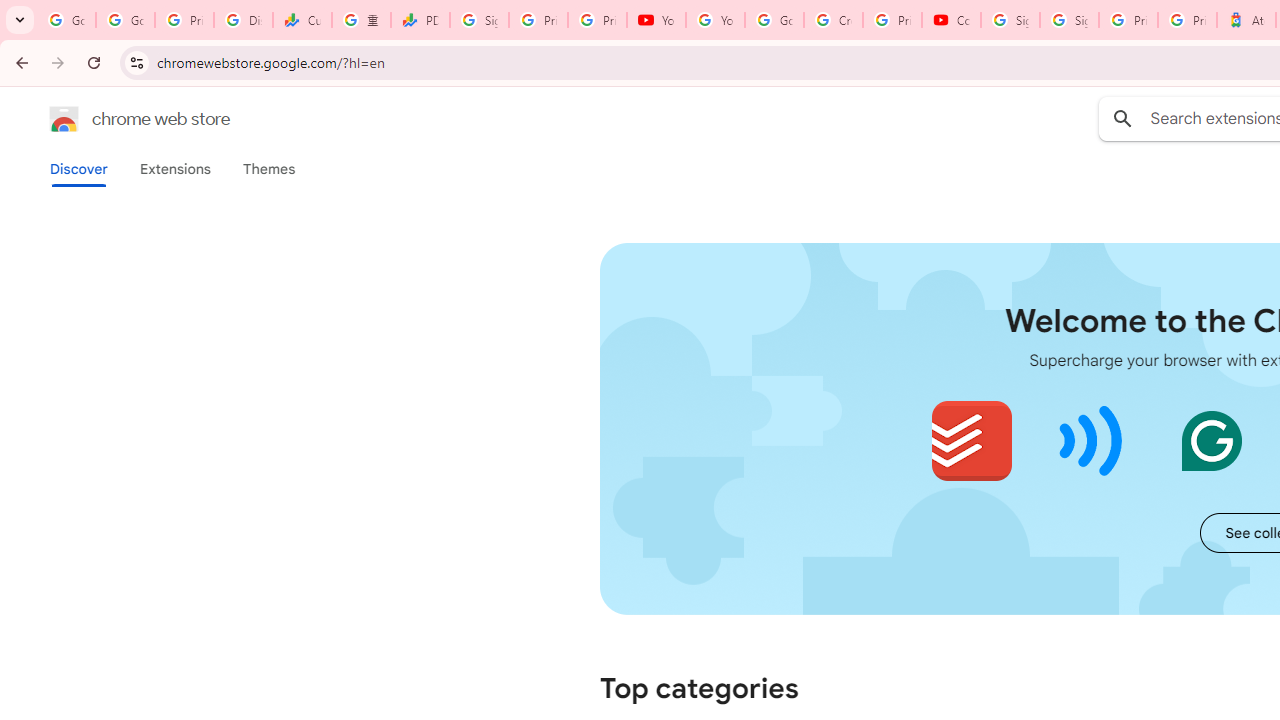 Image resolution: width=1280 pixels, height=720 pixels. What do you see at coordinates (971, 440) in the screenshot?
I see `'Todoist for Chrome'` at bounding box center [971, 440].